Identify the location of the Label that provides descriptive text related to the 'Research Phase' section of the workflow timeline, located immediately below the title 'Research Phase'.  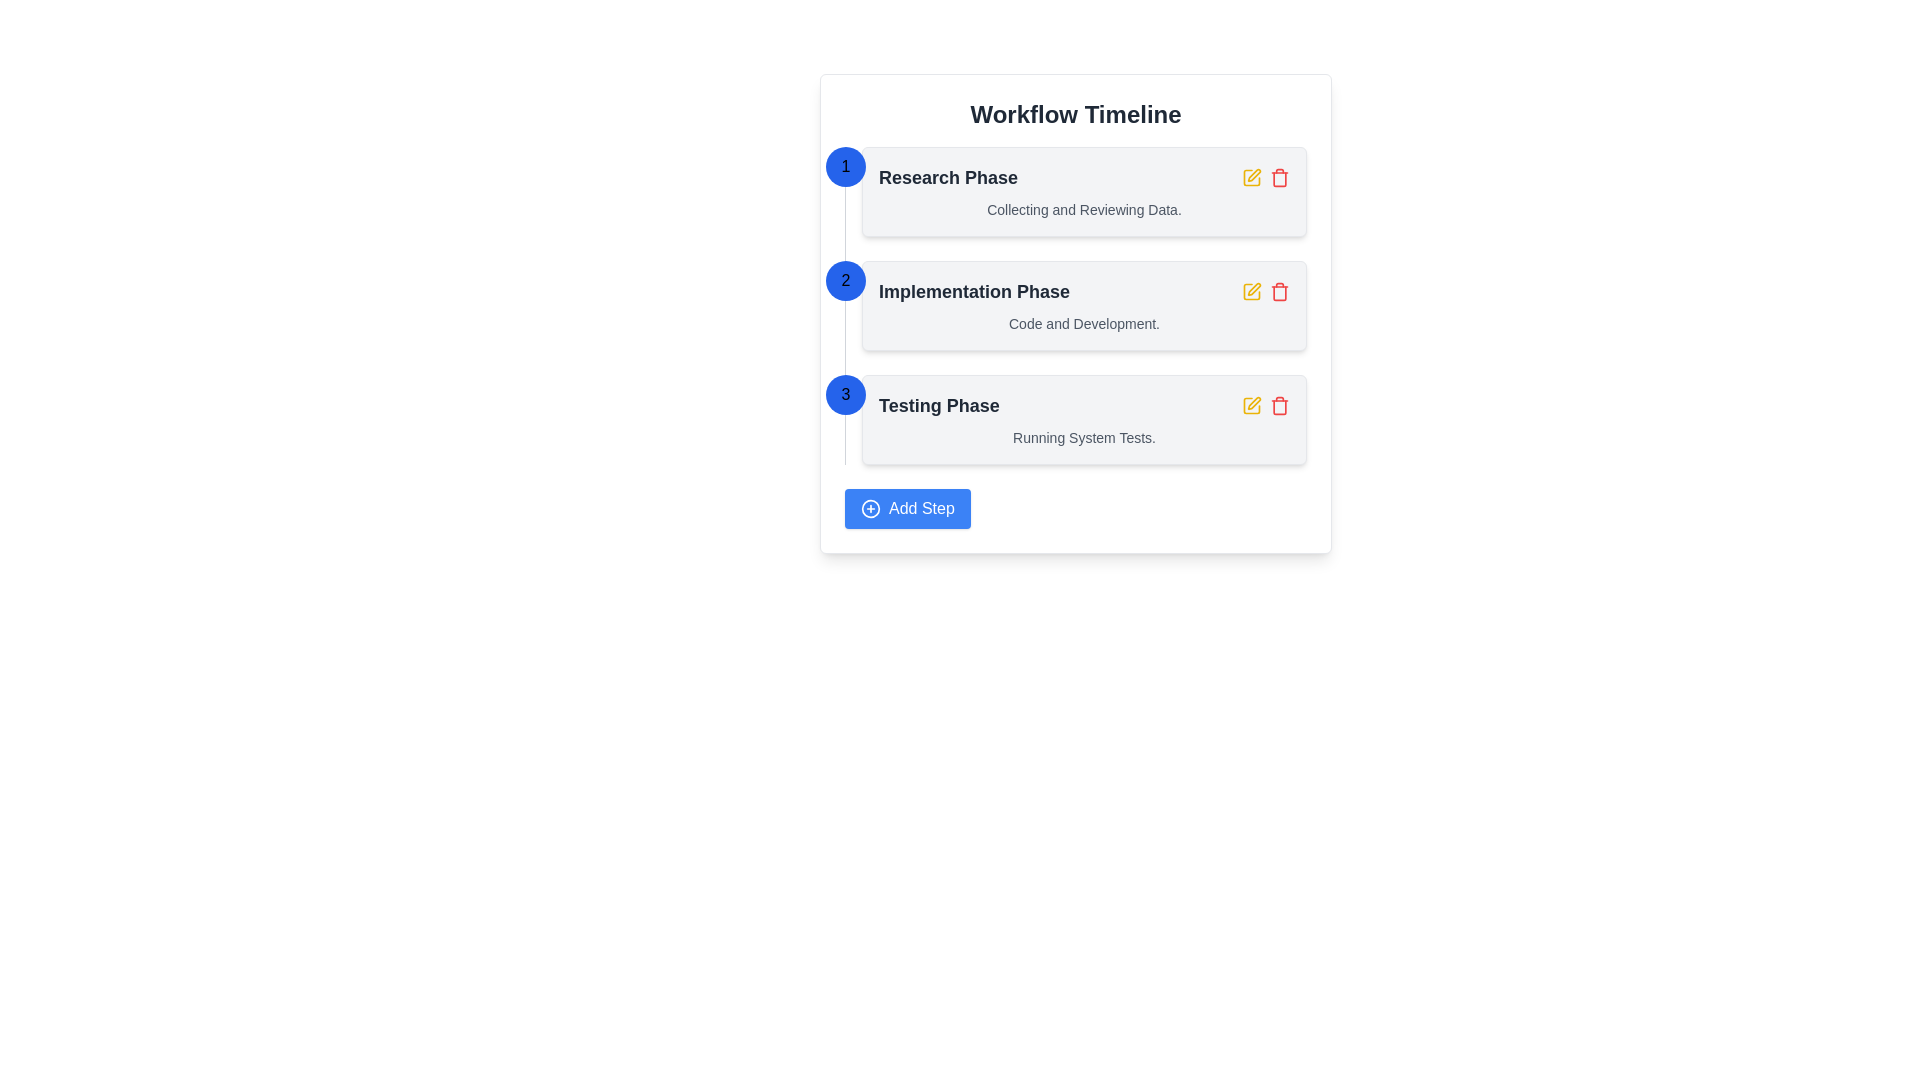
(1083, 209).